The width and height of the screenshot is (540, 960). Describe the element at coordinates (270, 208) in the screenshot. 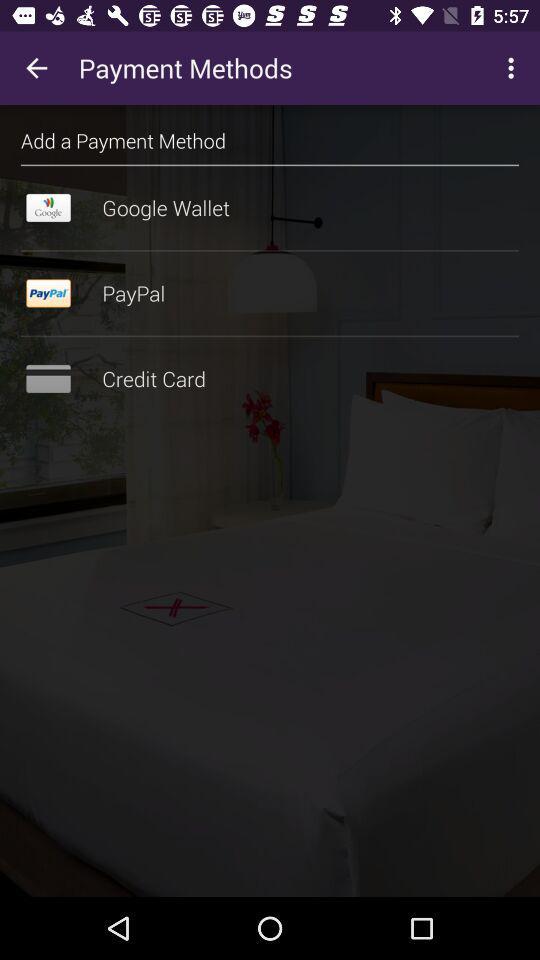

I see `google wallet item` at that location.